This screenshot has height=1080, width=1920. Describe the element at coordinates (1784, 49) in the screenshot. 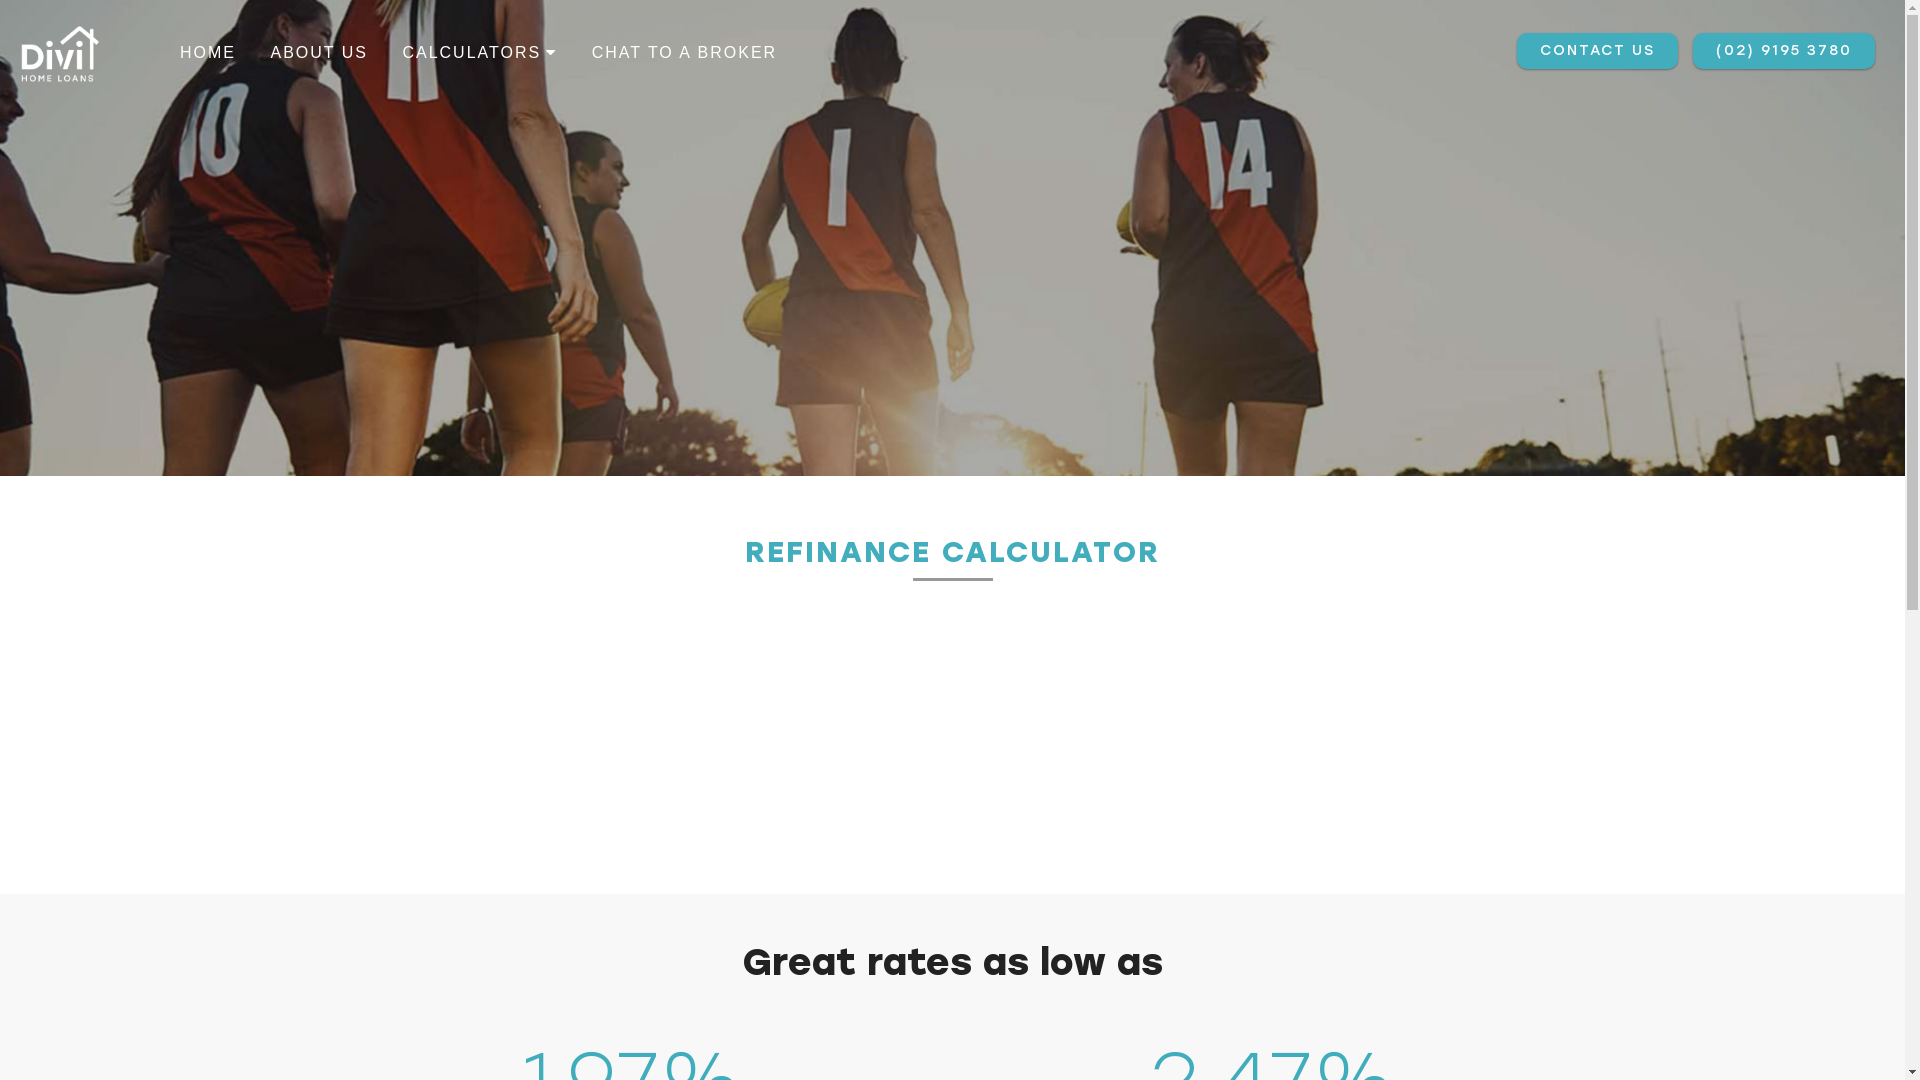

I see `'(02) 9195 3780'` at that location.